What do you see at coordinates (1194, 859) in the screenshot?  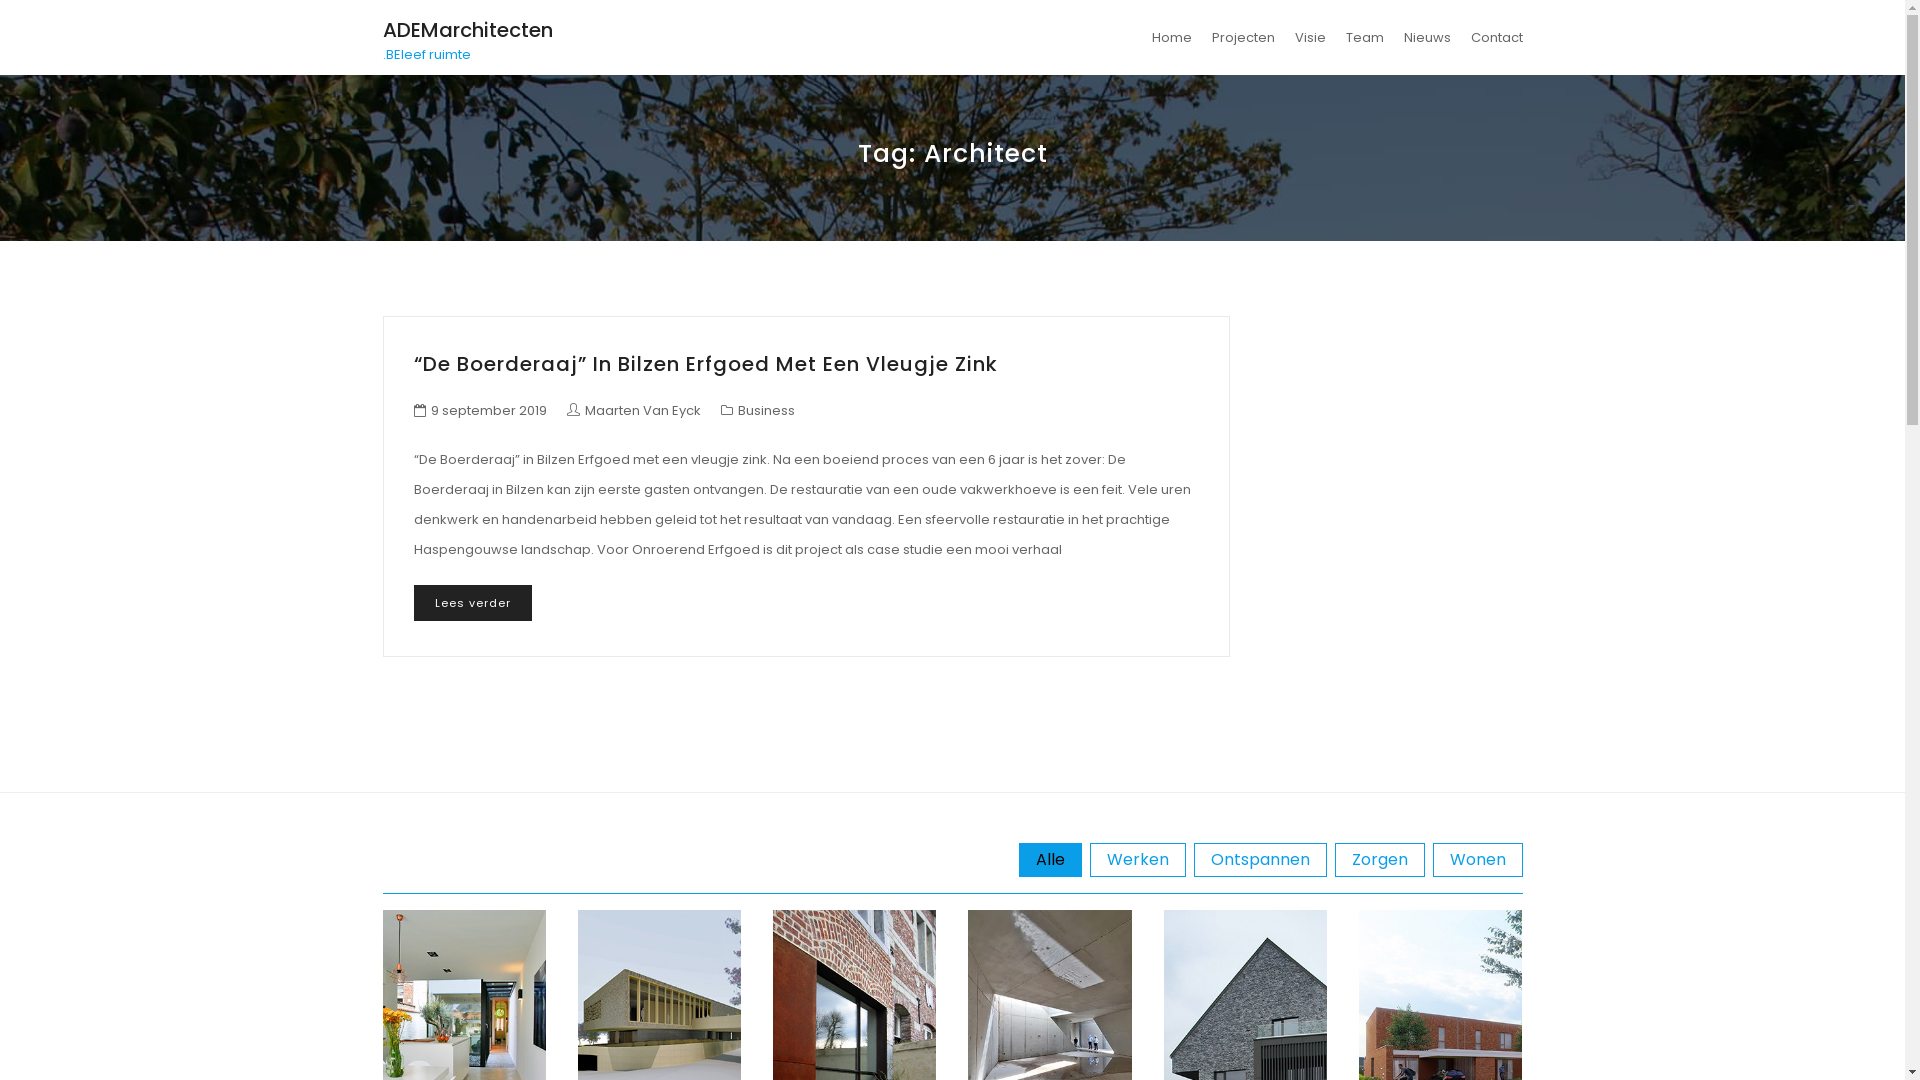 I see `'Ontspannen'` at bounding box center [1194, 859].